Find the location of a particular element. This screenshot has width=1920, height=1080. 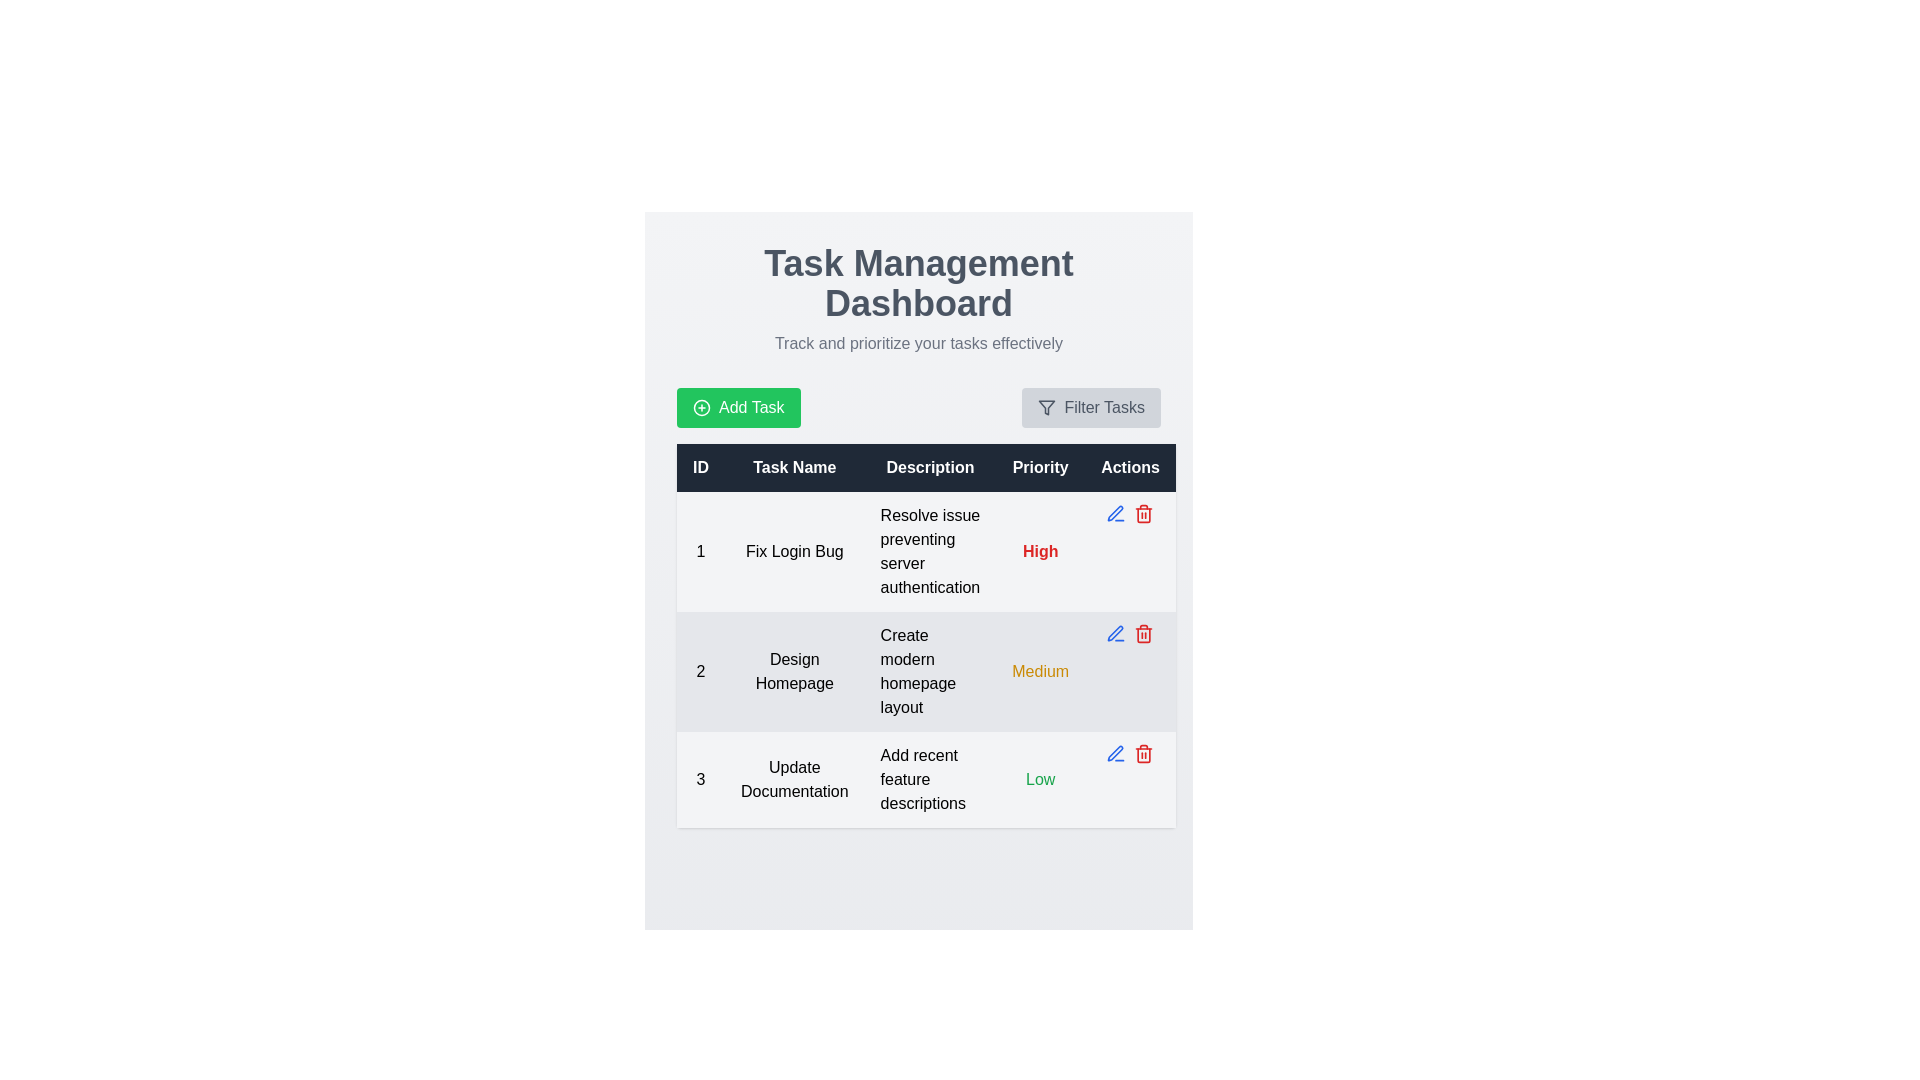

the 'Medium' text label in the 'Priority' column associated with the 'Design Homepage' row is located at coordinates (1040, 671).